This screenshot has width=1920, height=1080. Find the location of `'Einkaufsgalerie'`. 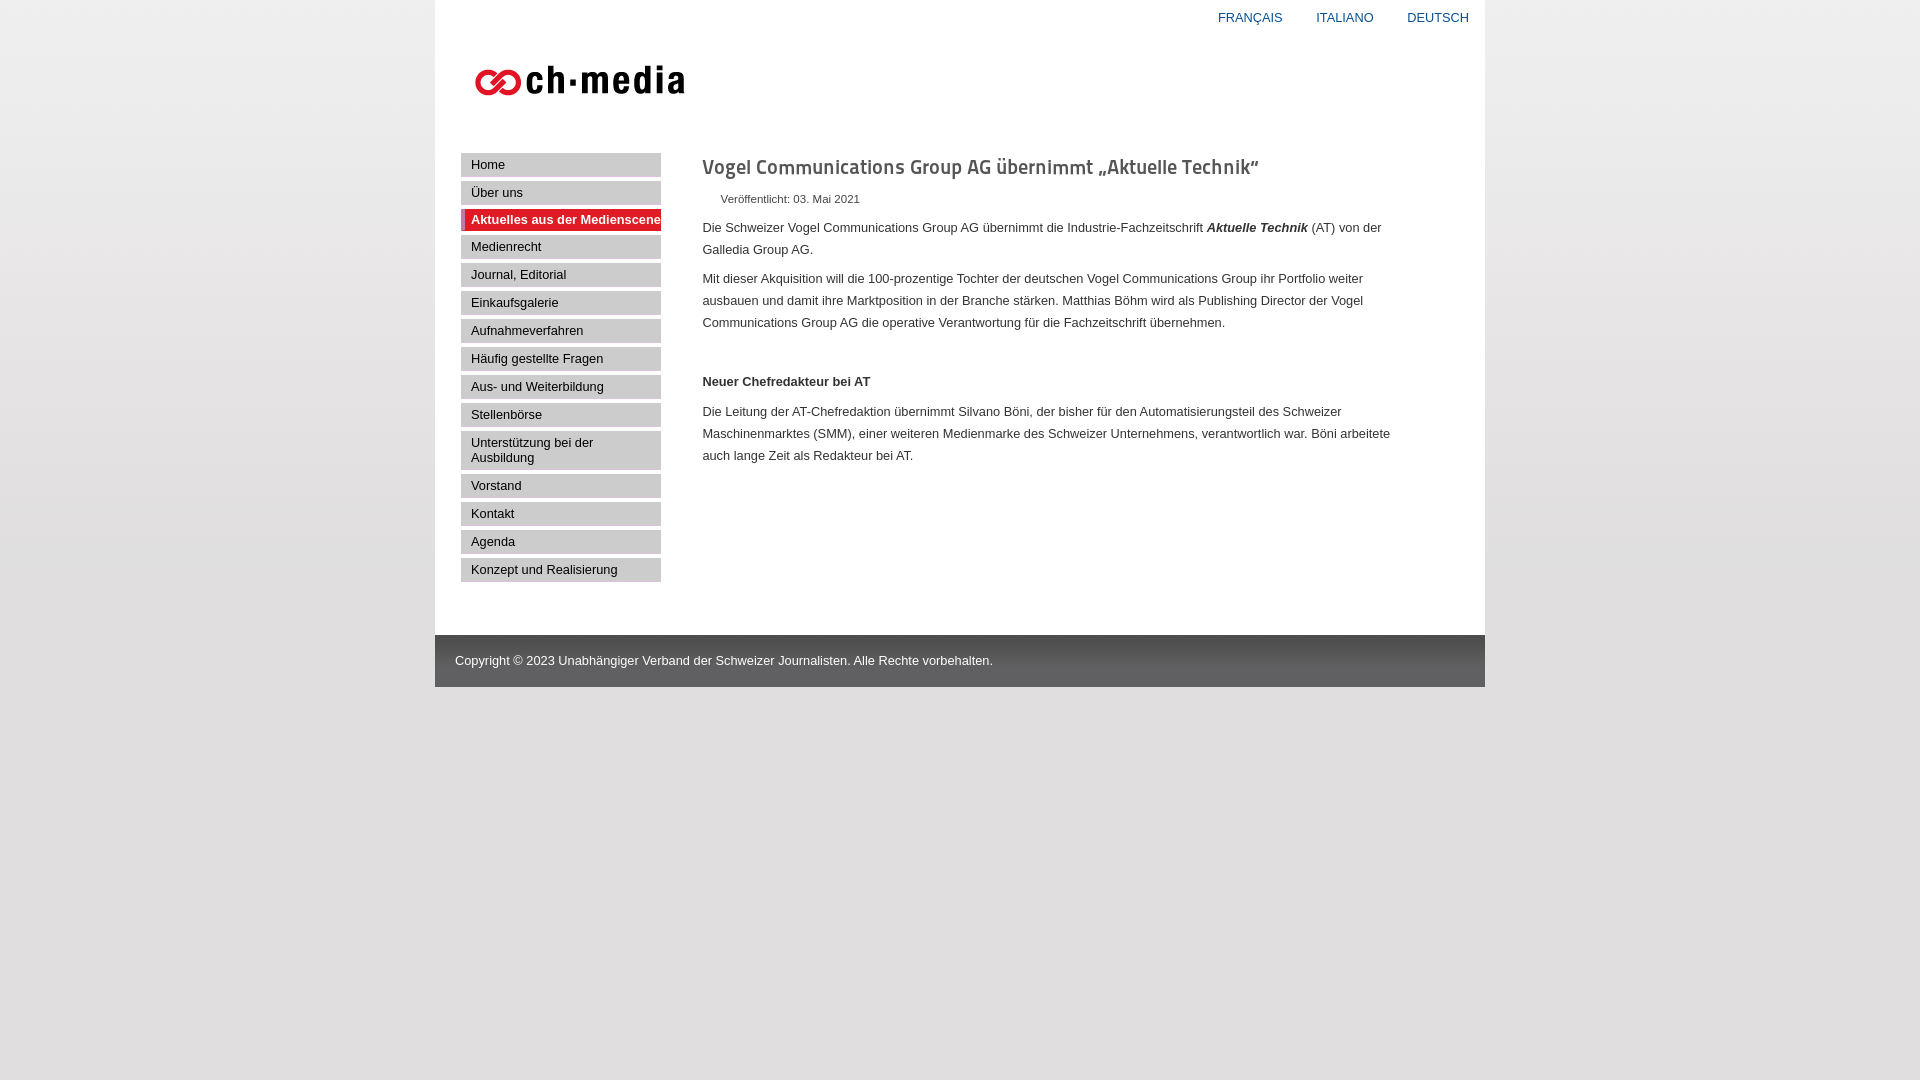

'Einkaufsgalerie' is located at coordinates (560, 303).